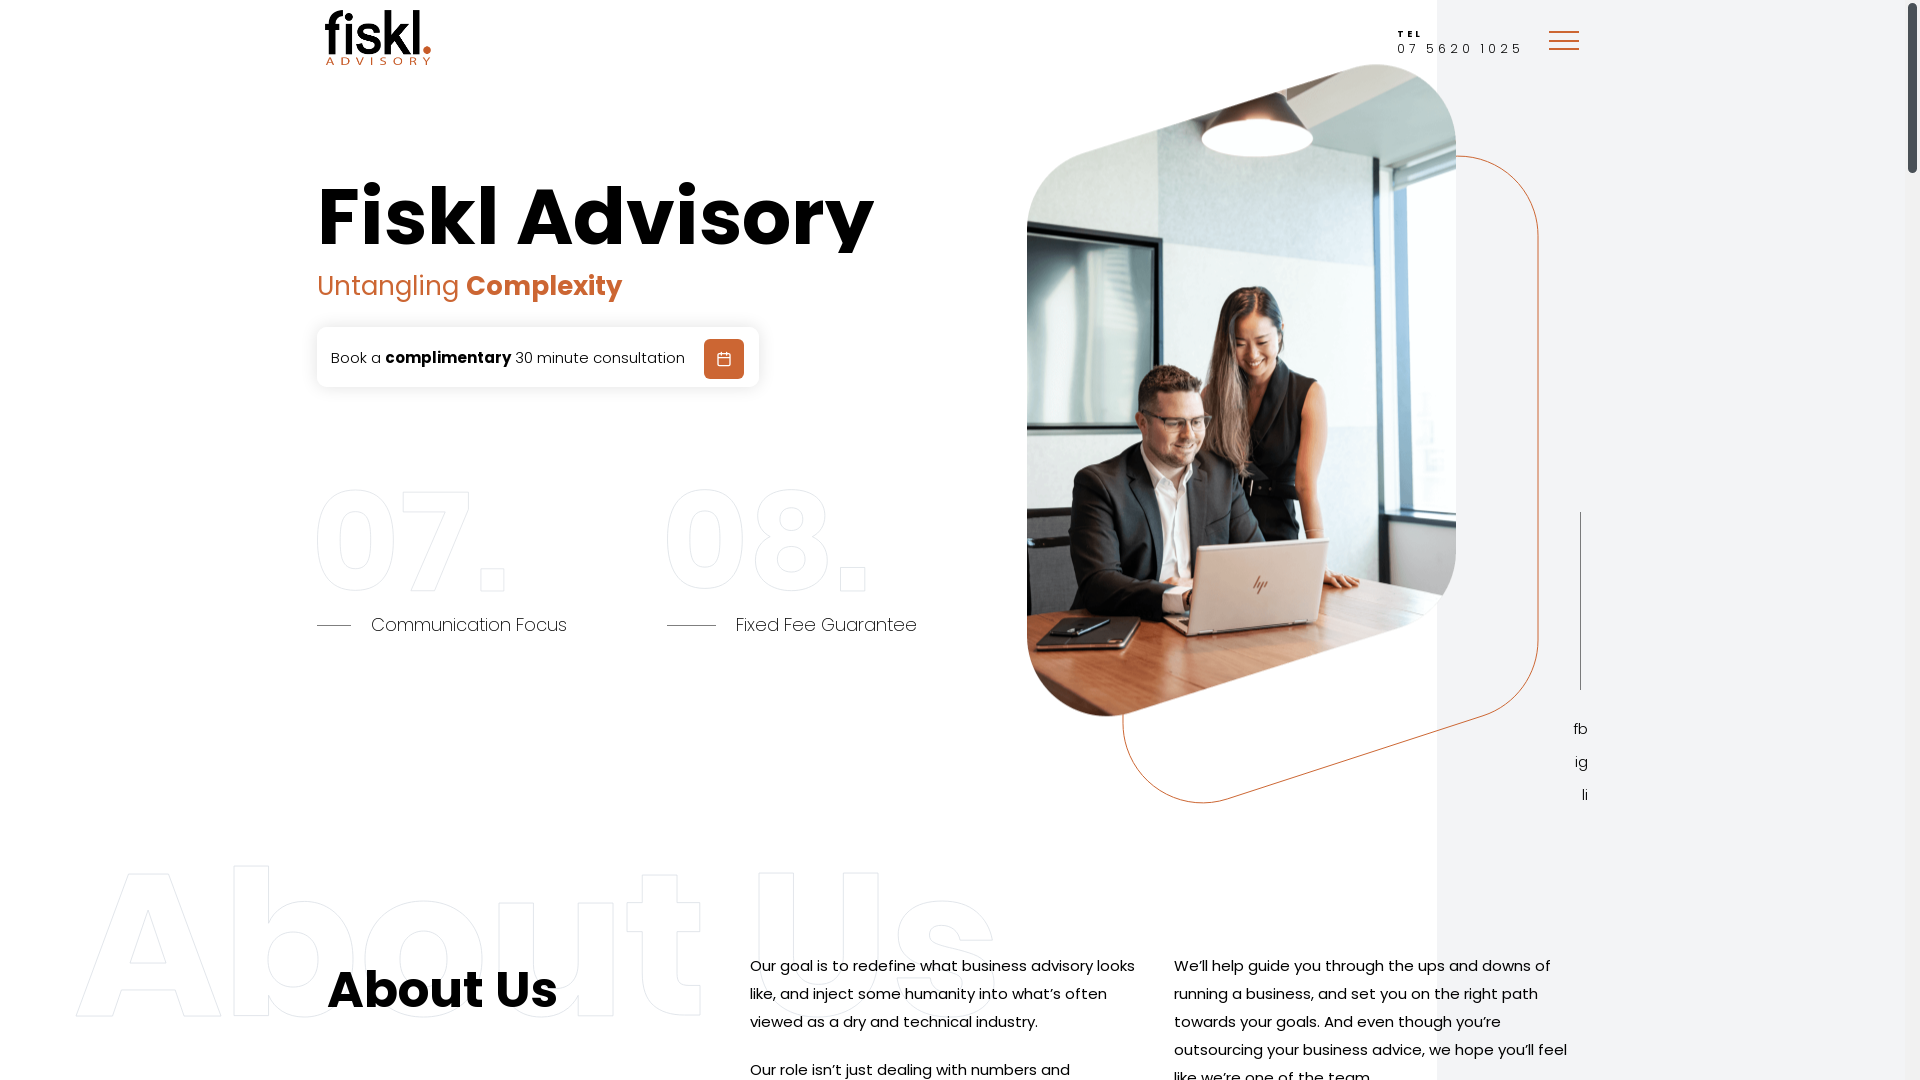  Describe the element at coordinates (1240, 389) in the screenshot. I see `'hi-banner-img-1@2x'` at that location.